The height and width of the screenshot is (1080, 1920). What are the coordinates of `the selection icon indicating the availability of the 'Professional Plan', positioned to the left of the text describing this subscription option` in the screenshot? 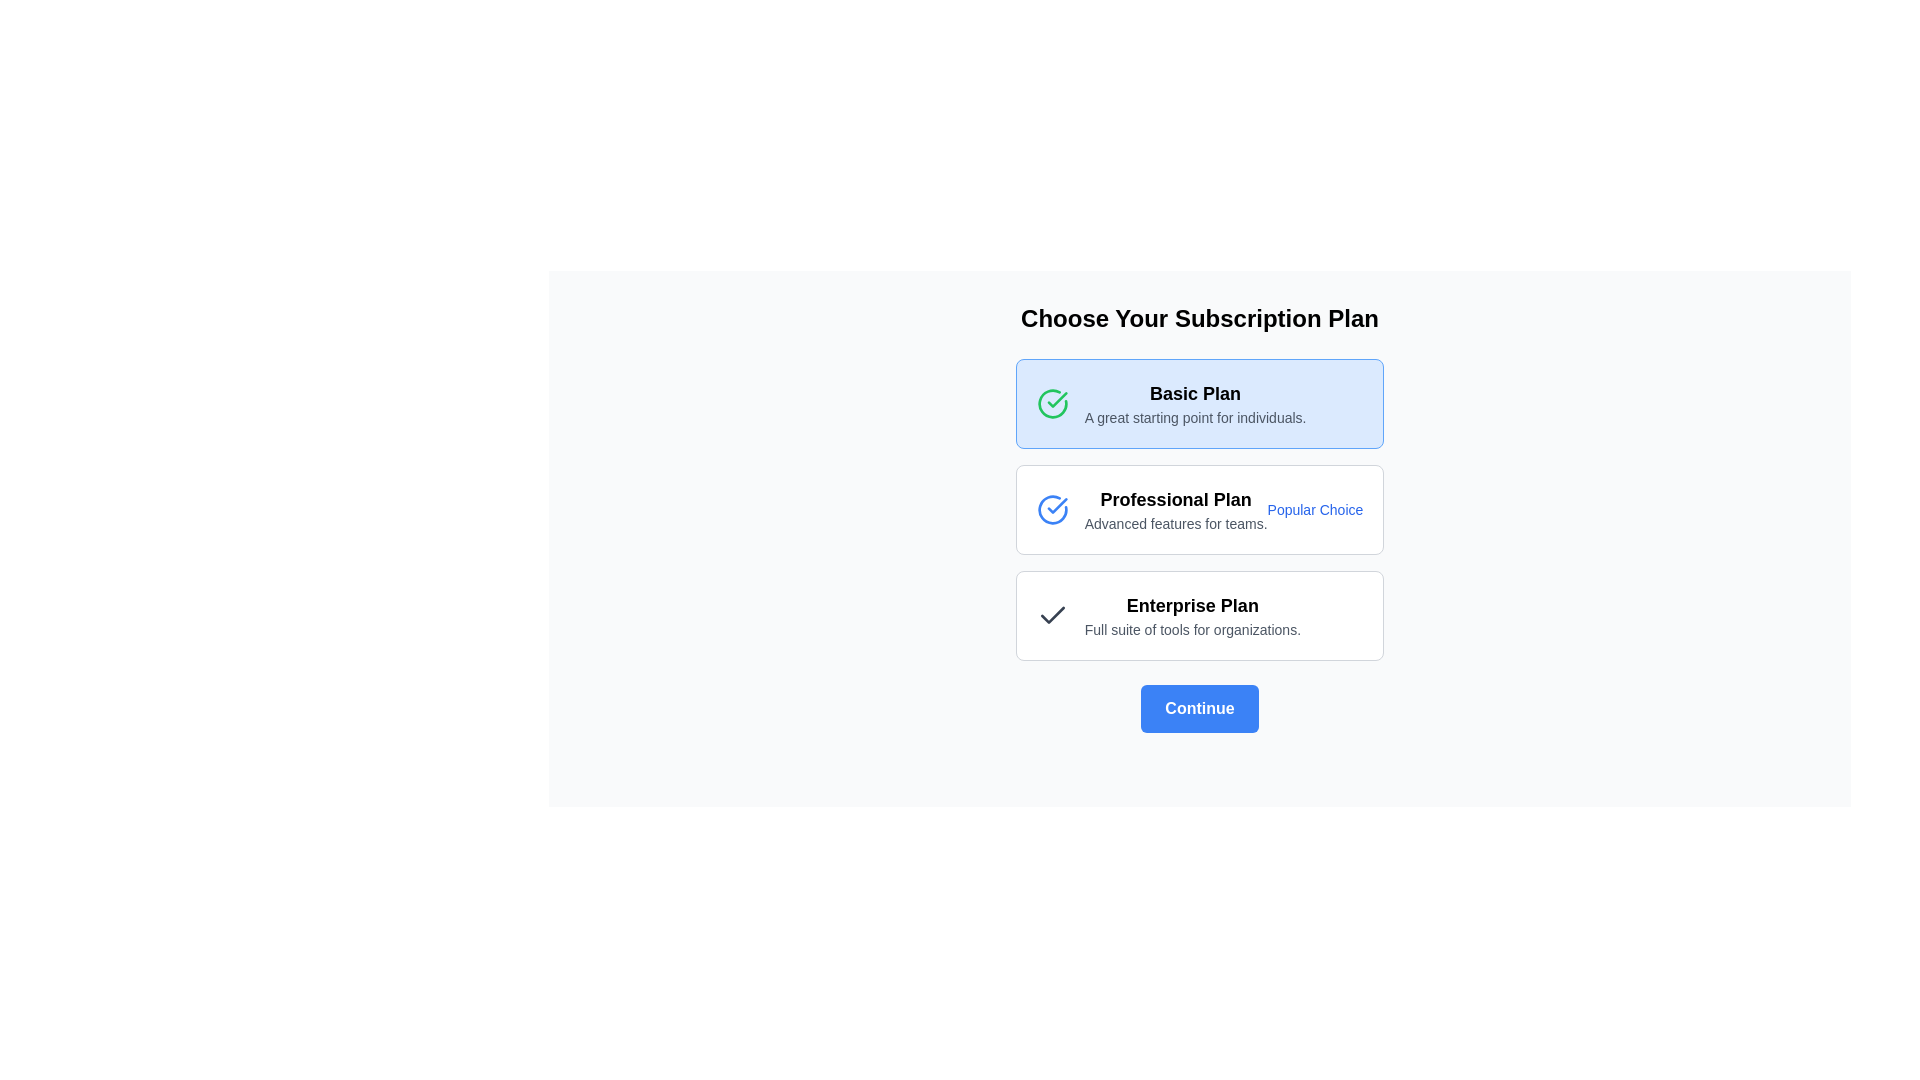 It's located at (1051, 508).